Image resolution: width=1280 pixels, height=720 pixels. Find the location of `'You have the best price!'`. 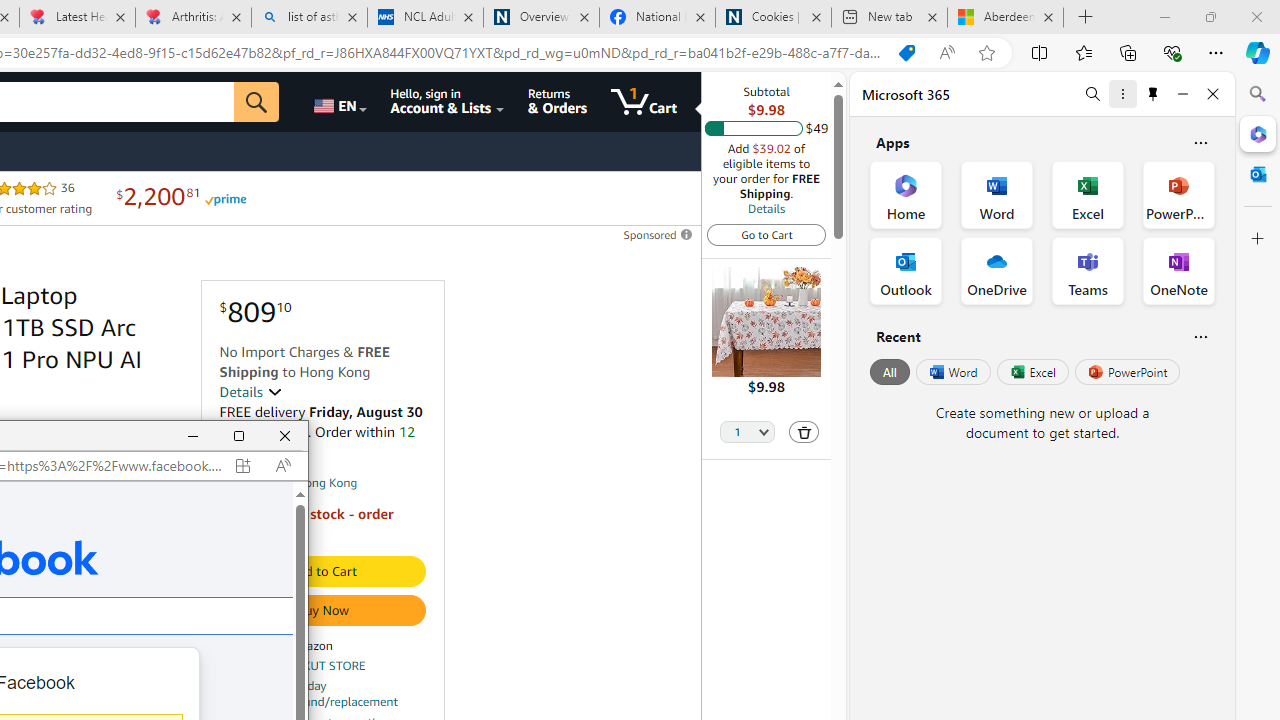

'You have the best price!' is located at coordinates (905, 52).